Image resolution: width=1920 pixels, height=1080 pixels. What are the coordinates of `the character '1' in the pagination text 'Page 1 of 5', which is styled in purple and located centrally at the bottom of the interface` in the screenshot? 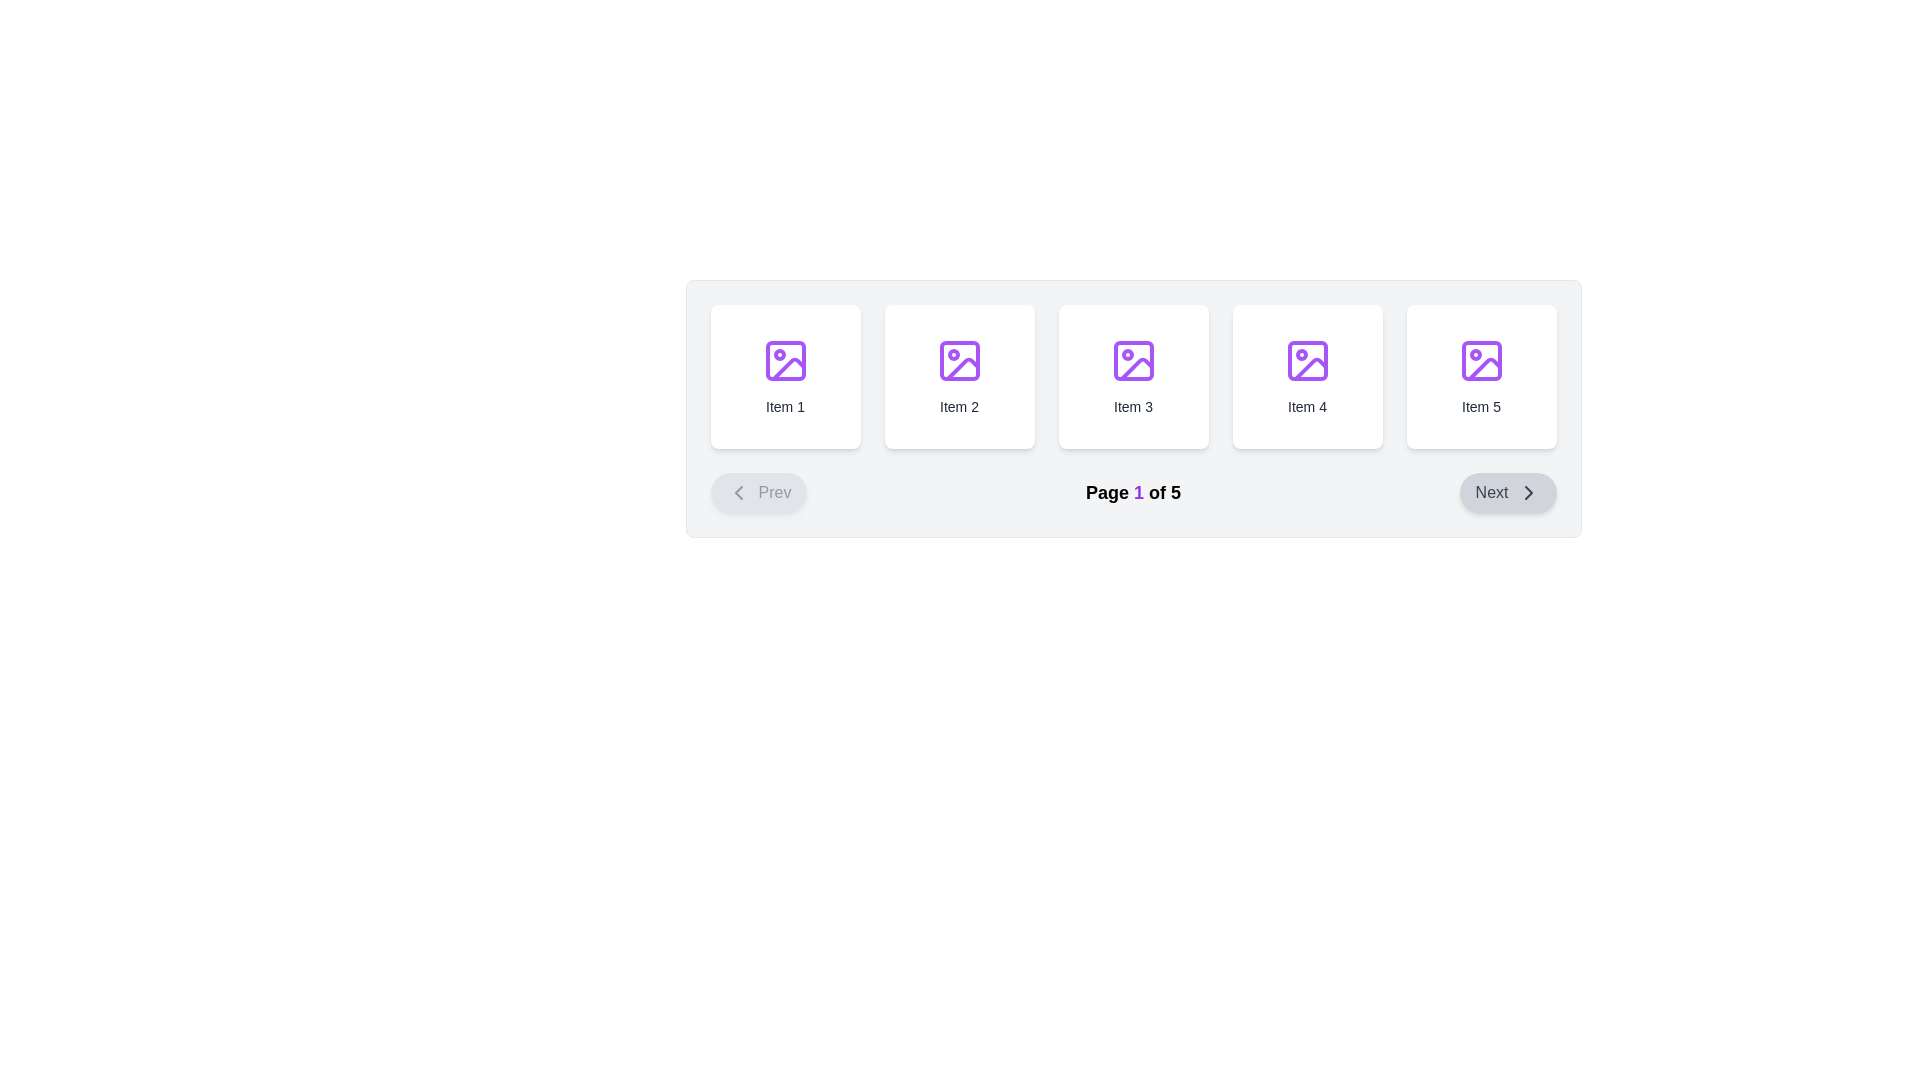 It's located at (1138, 493).